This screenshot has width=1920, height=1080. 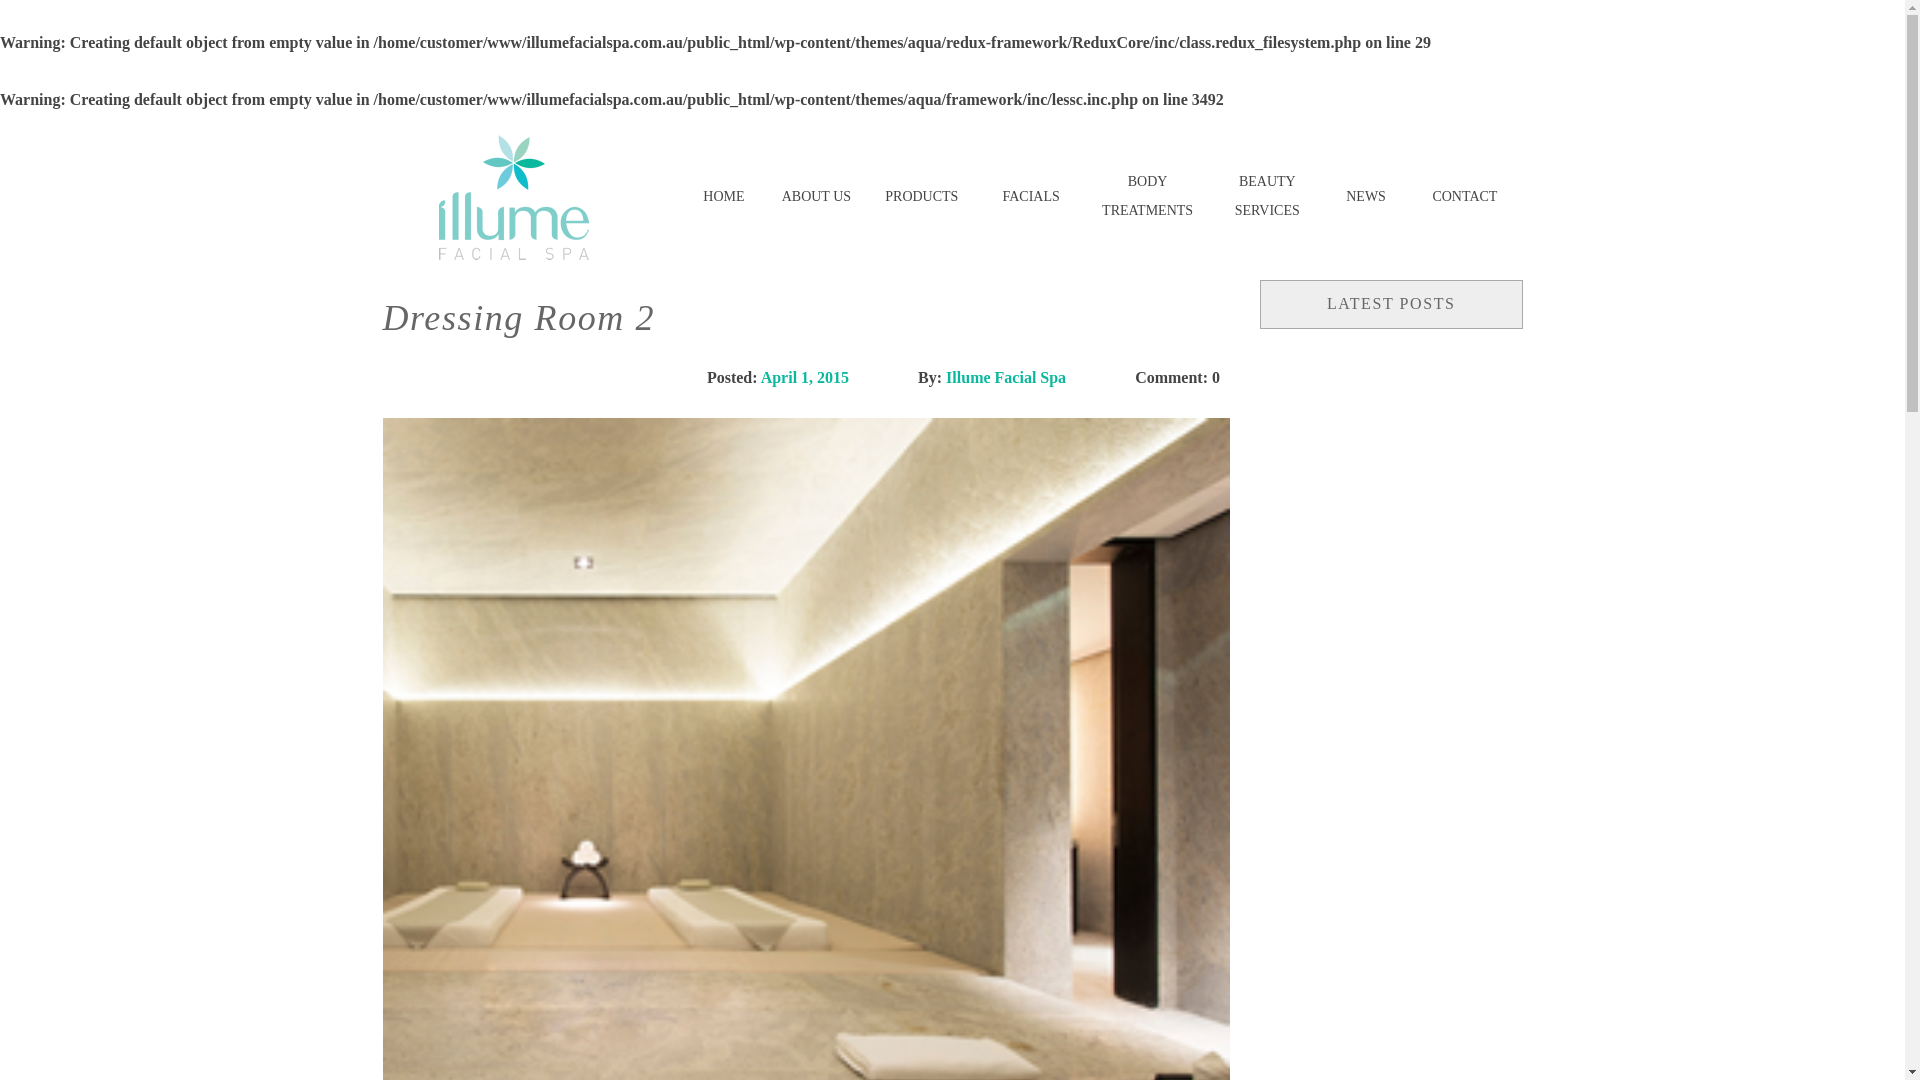 I want to click on 'PRODUCTS', so click(x=920, y=197).